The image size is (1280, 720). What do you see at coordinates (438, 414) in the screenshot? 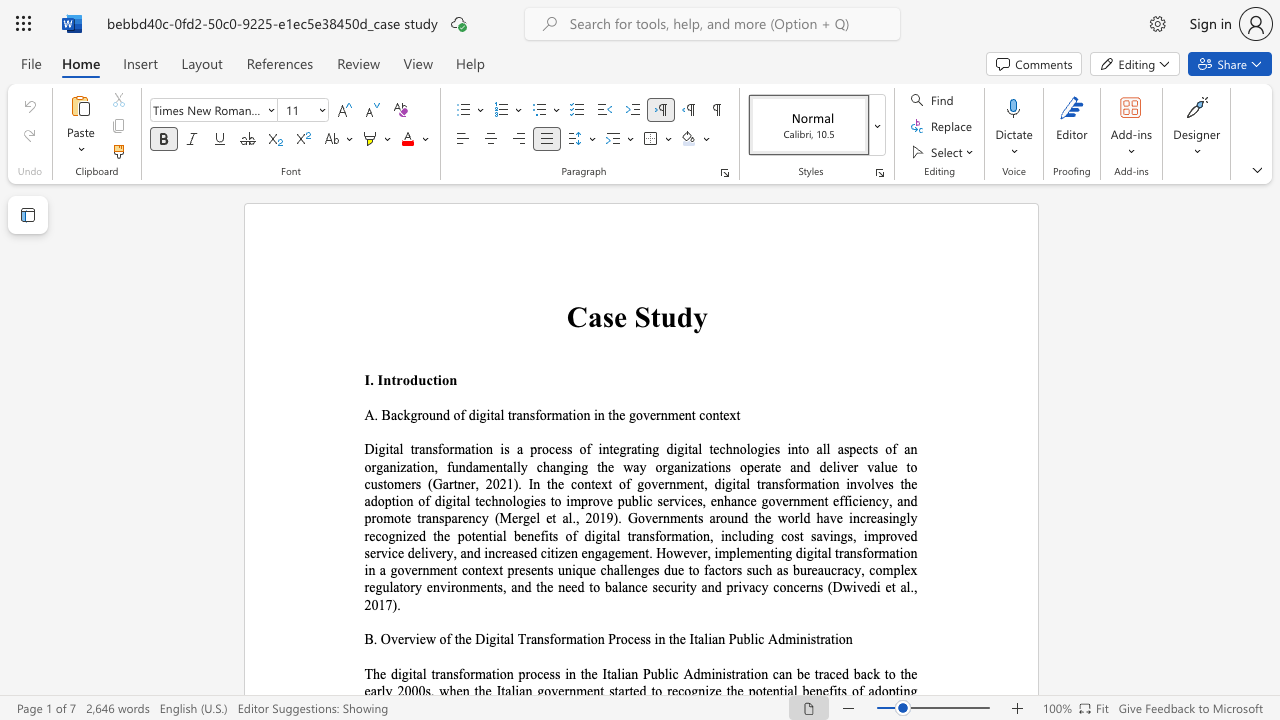
I see `the 1th character "n" in the text` at bounding box center [438, 414].